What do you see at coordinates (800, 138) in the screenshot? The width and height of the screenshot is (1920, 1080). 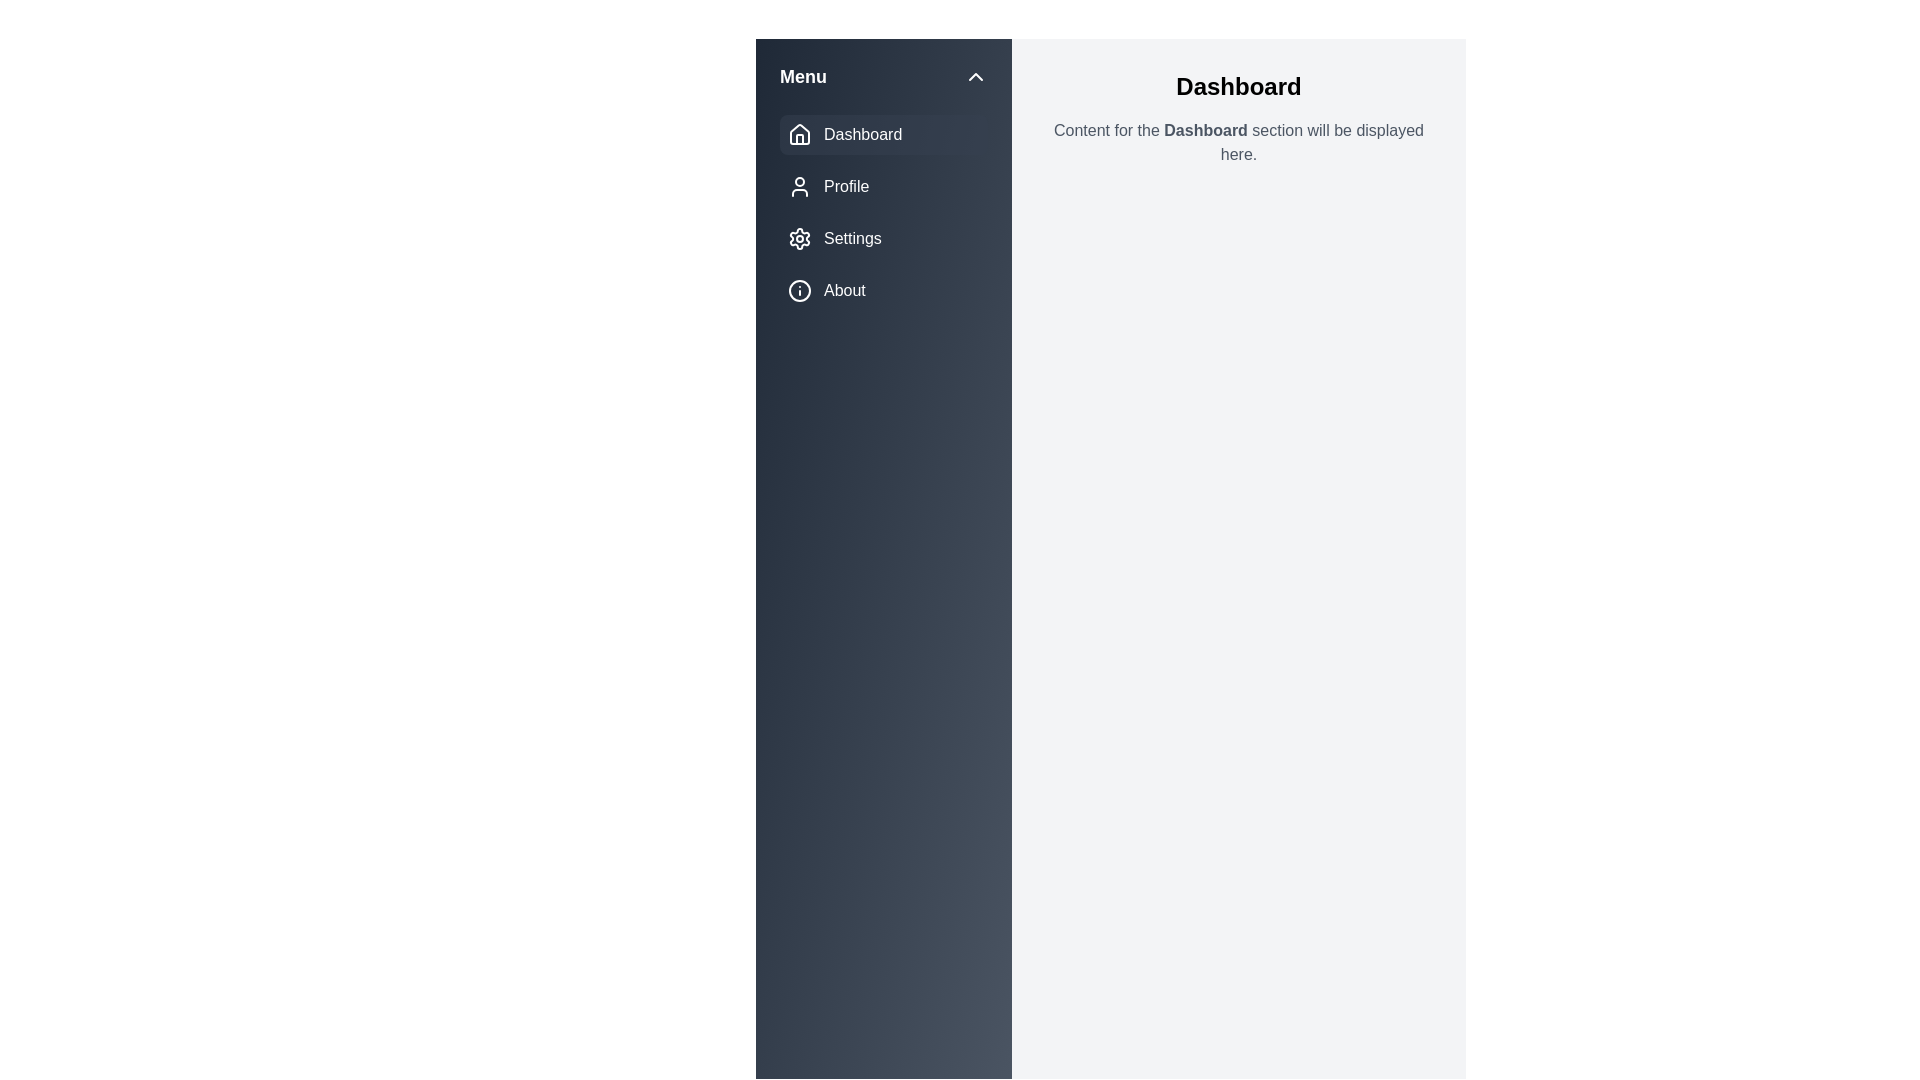 I see `the decorative graphic element that represents the door of the house icon in the navigation menu, located to the left of the 'Dashboard' text` at bounding box center [800, 138].